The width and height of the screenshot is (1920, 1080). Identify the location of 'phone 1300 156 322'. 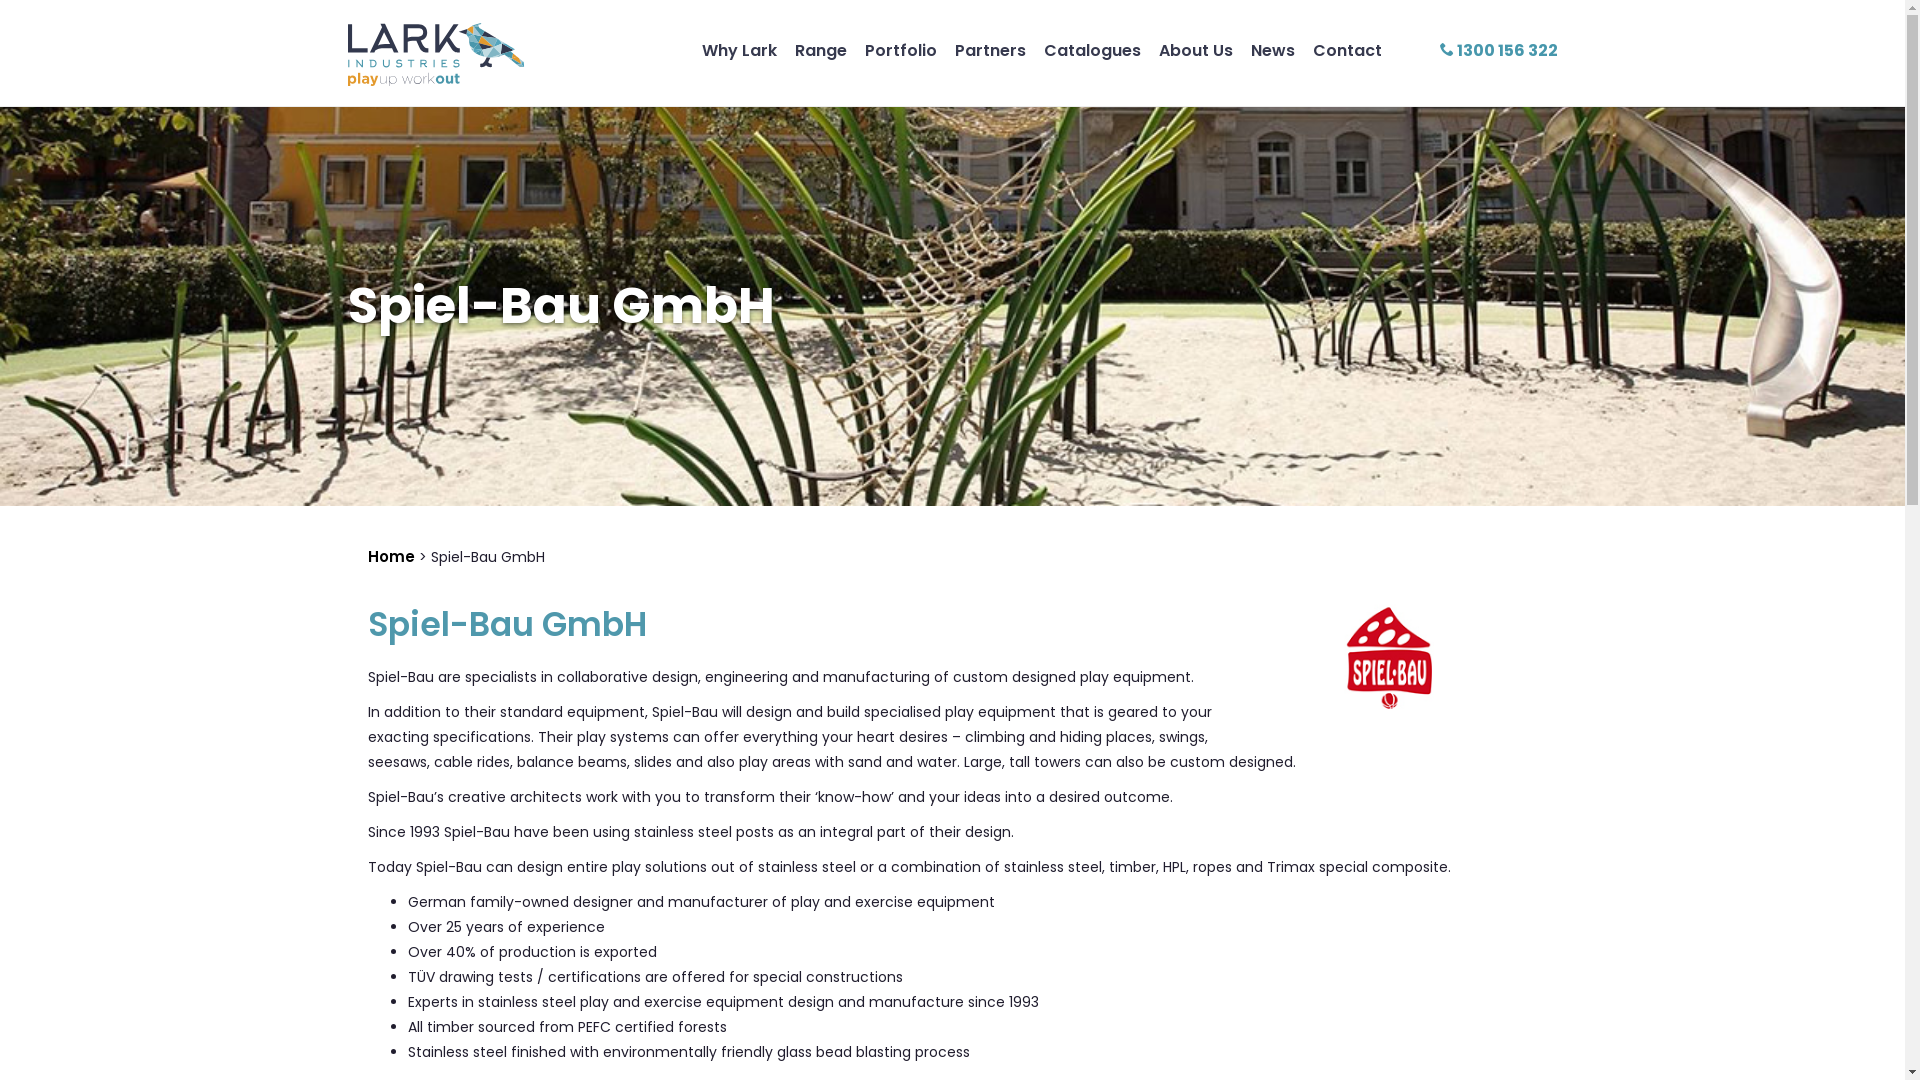
(1498, 49).